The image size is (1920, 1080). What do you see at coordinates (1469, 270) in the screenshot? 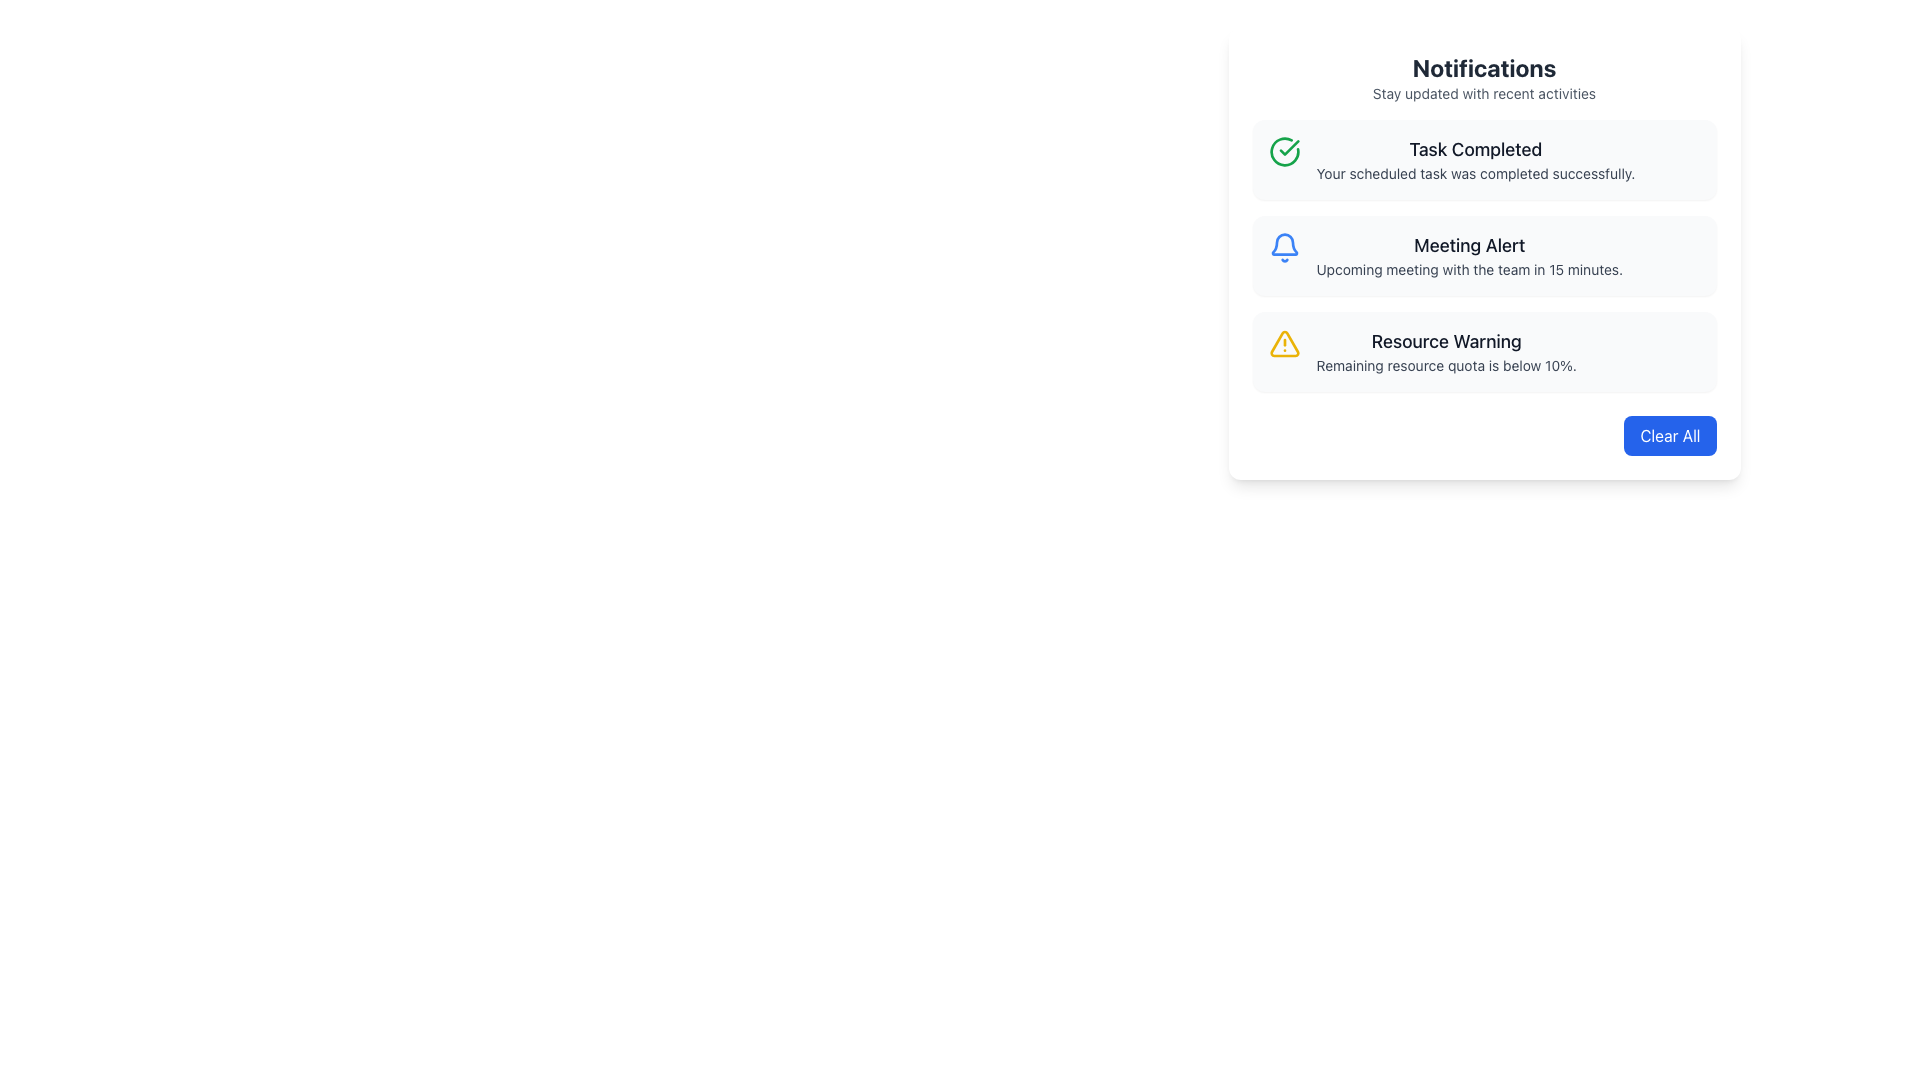
I see `text from the small gray text label that states 'Upcoming meeting with the team in 15 minutes.' located below the title of the 'Meeting Alert' notification card` at bounding box center [1469, 270].